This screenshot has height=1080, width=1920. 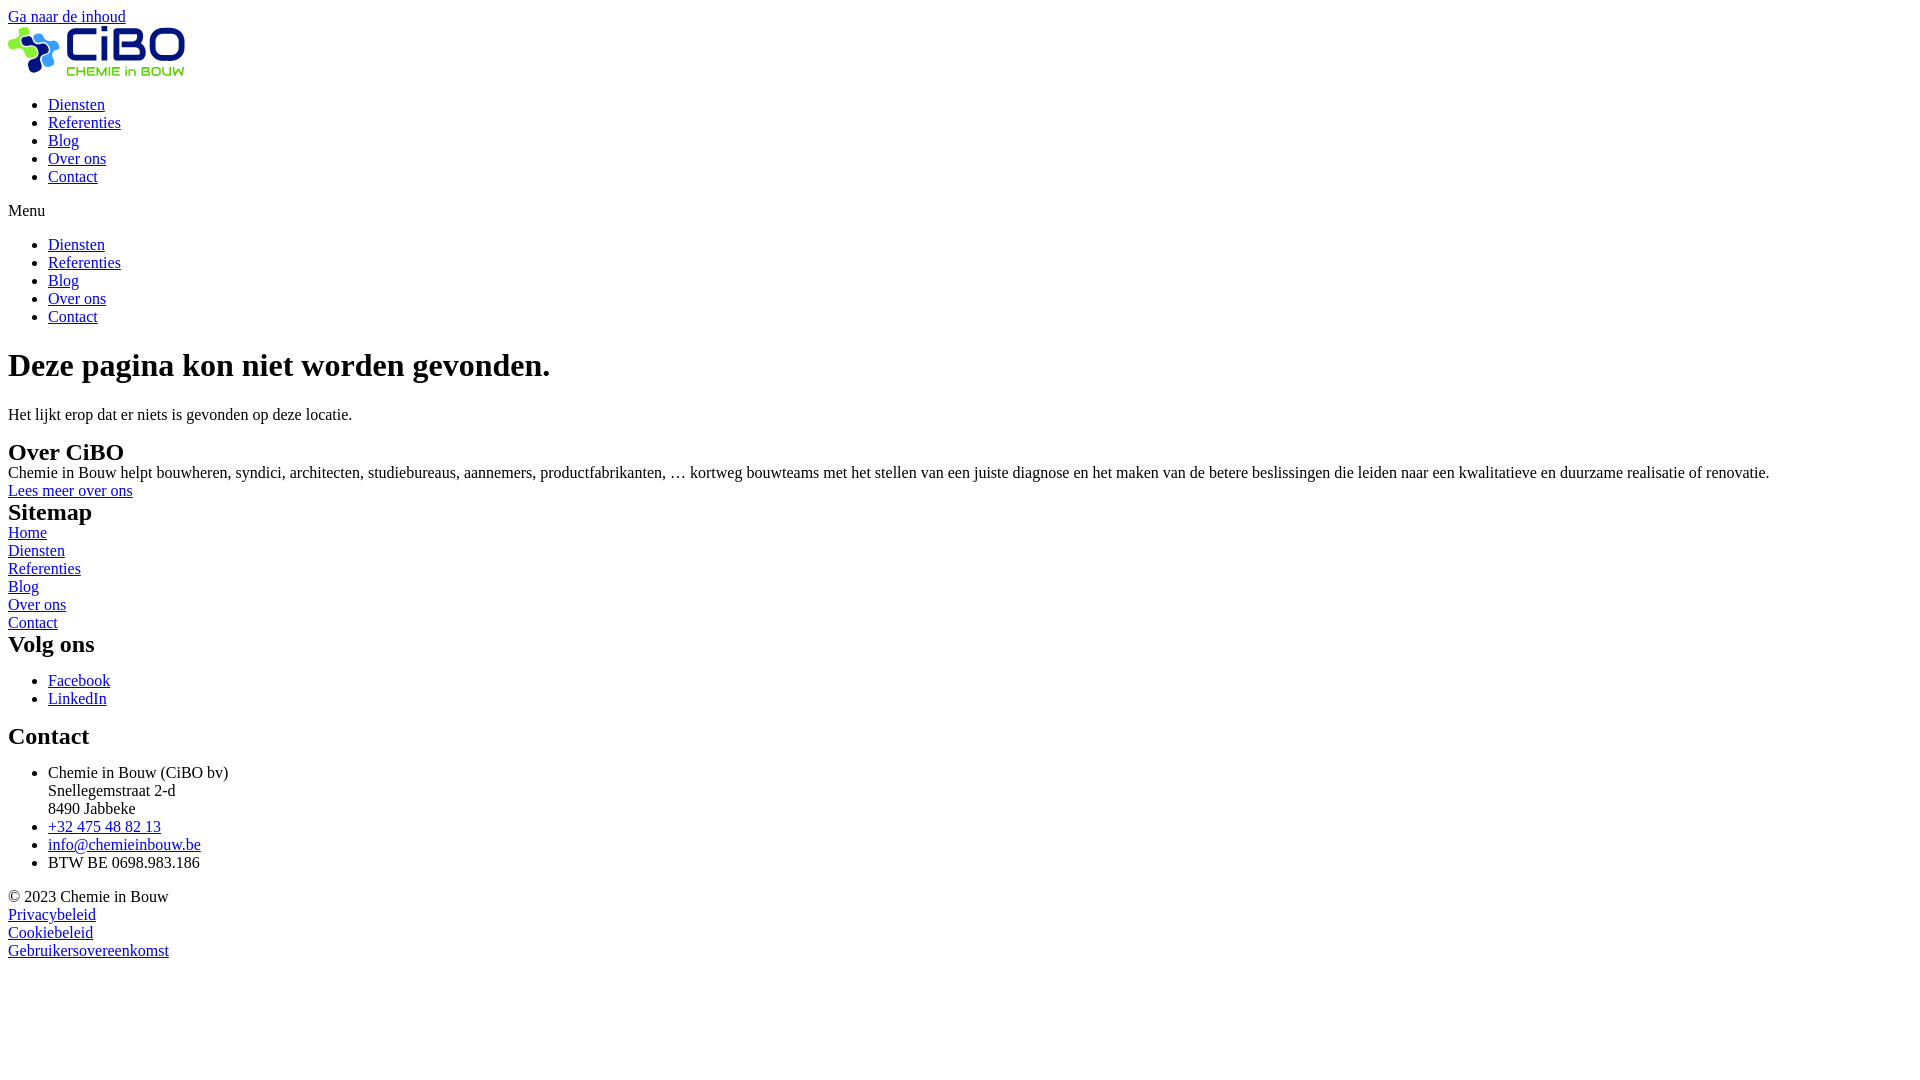 I want to click on 'Over ons', so click(x=76, y=298).